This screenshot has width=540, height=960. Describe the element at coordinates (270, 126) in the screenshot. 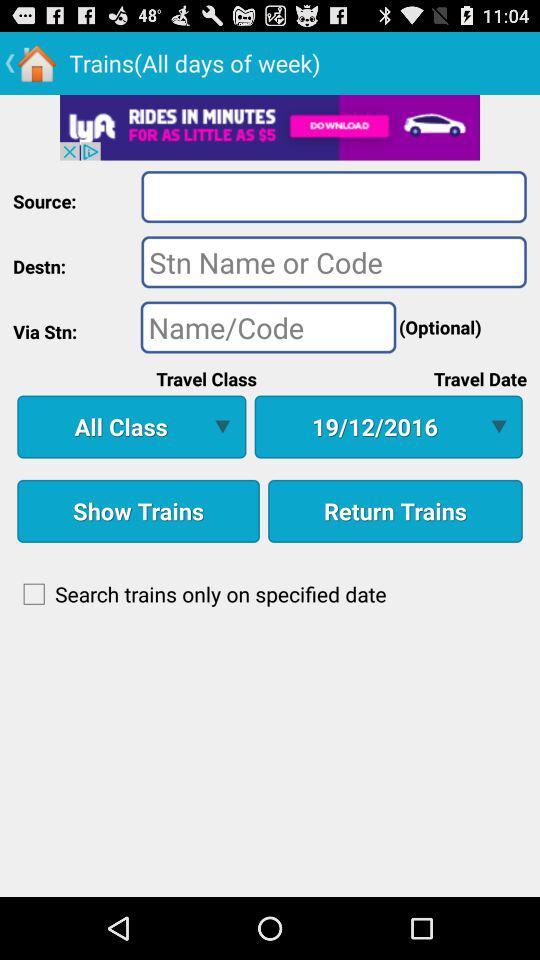

I see `advertisement` at that location.